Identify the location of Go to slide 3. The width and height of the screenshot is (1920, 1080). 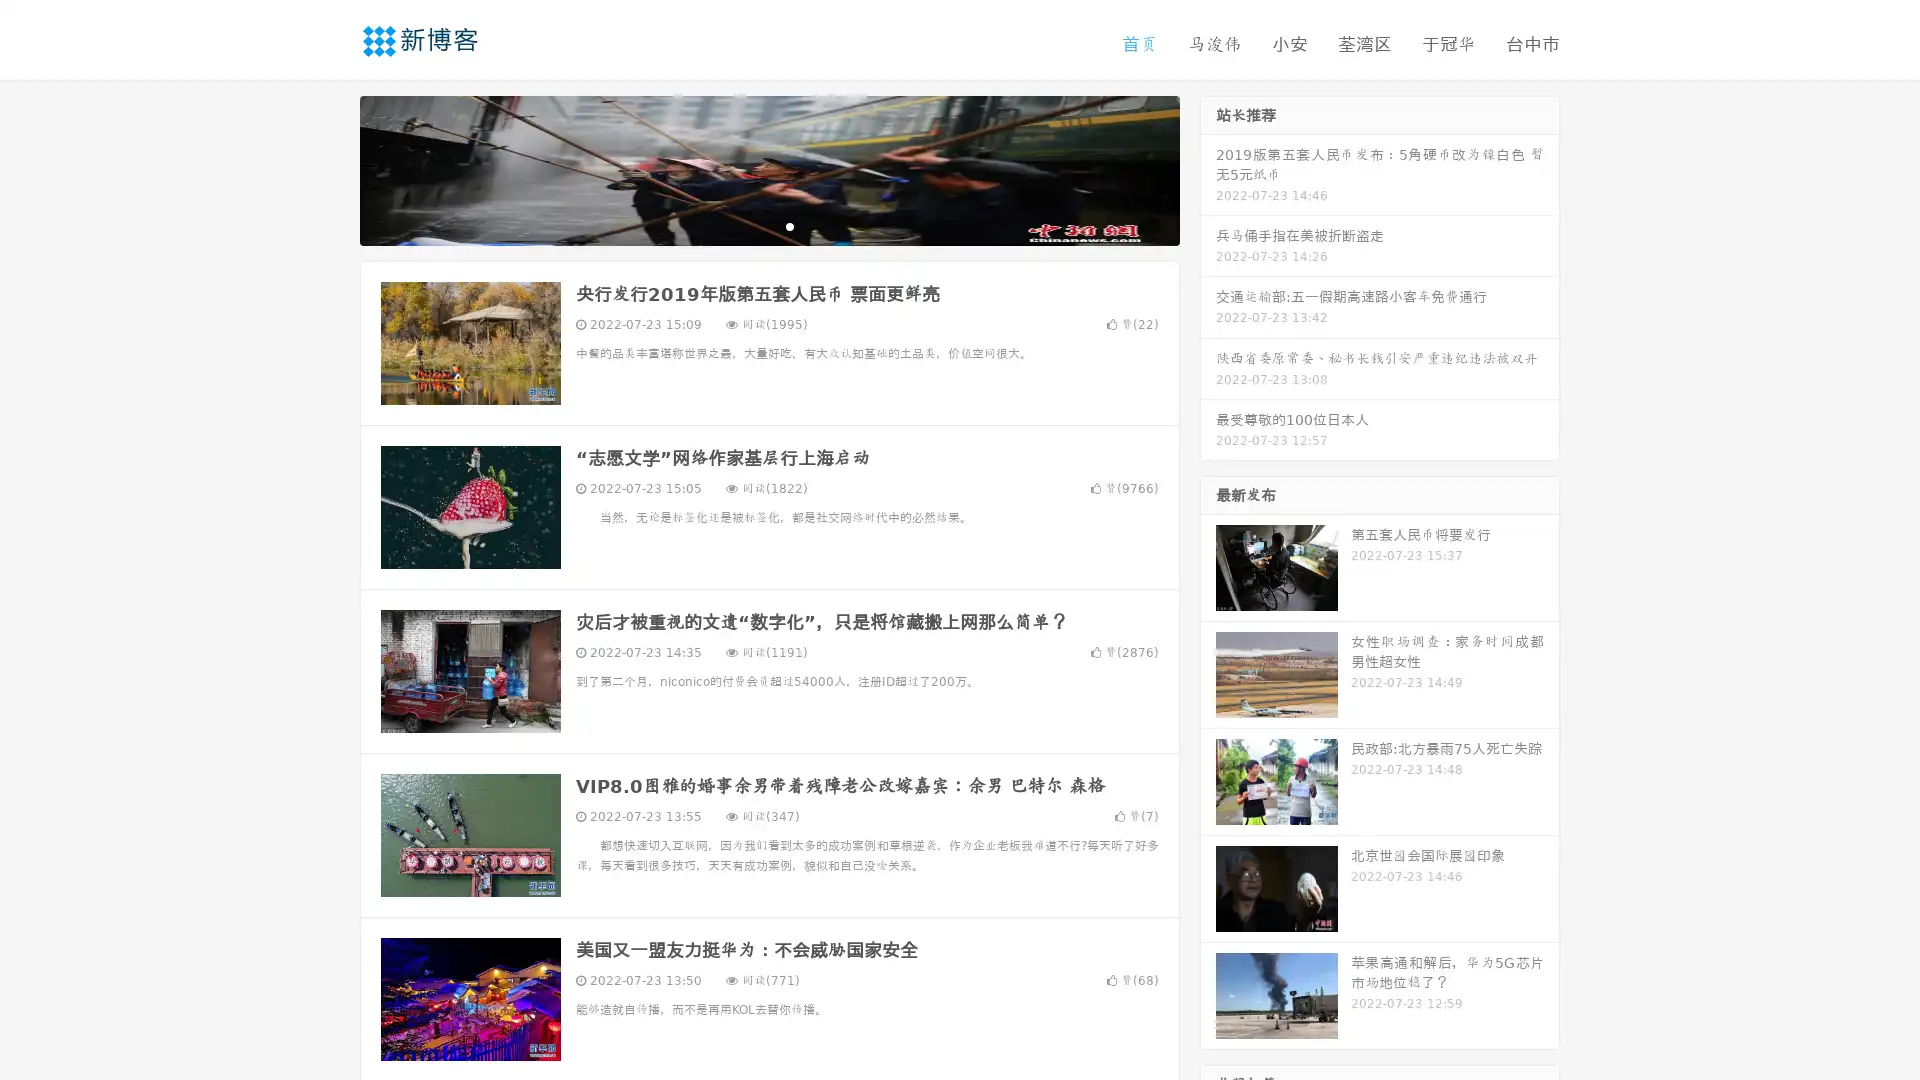
(789, 225).